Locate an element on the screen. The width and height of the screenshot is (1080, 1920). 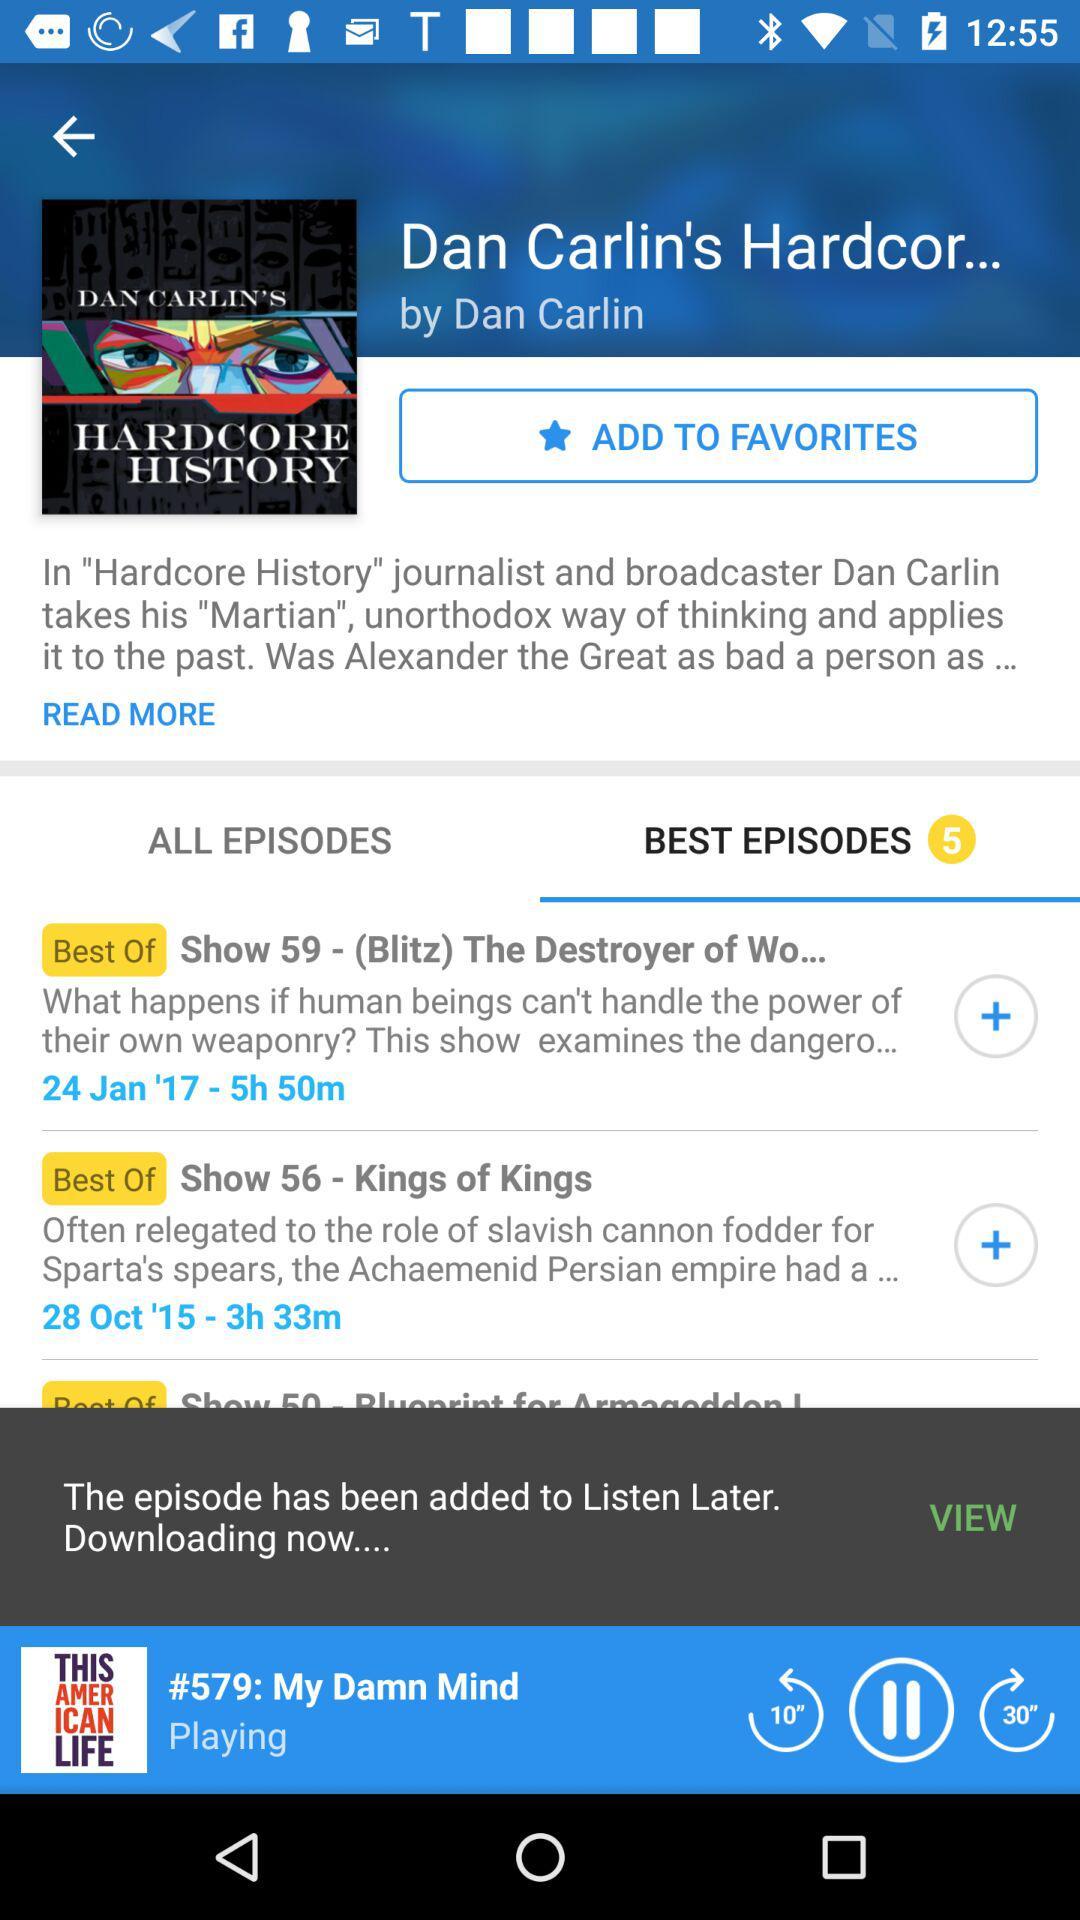
the av_rewind icon is located at coordinates (785, 1708).